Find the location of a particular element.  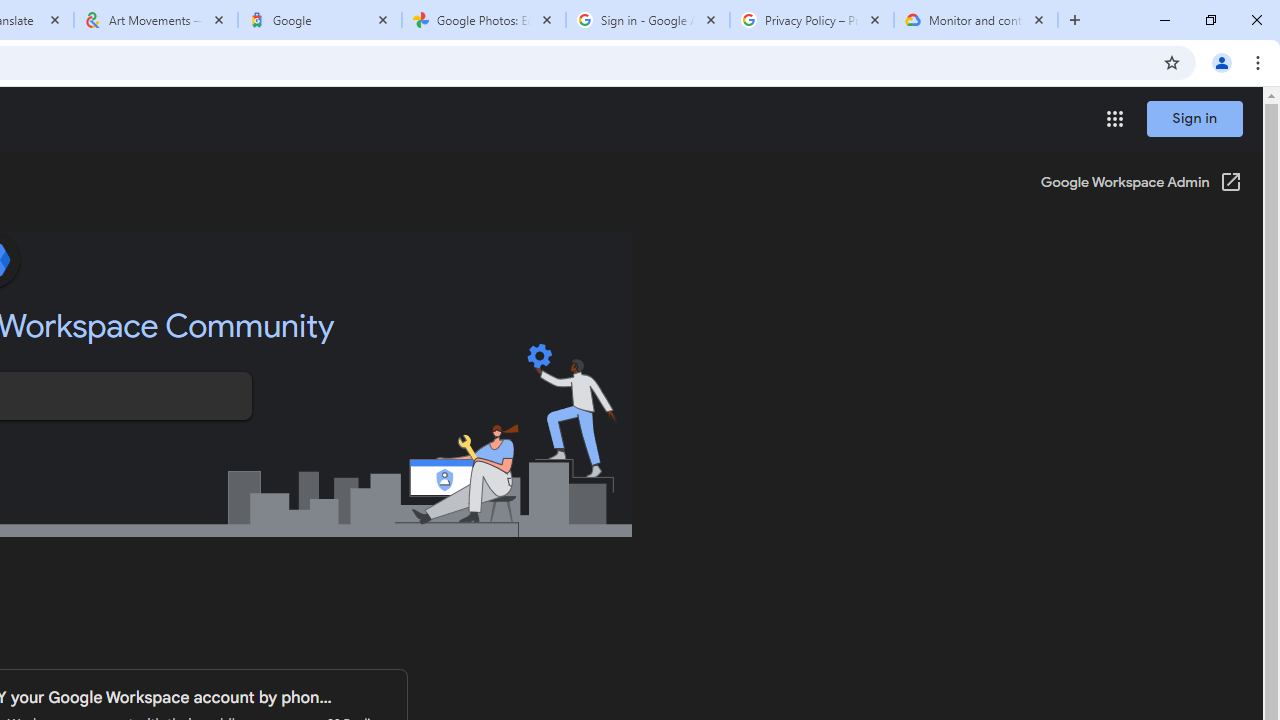

'New Tab' is located at coordinates (1074, 20).